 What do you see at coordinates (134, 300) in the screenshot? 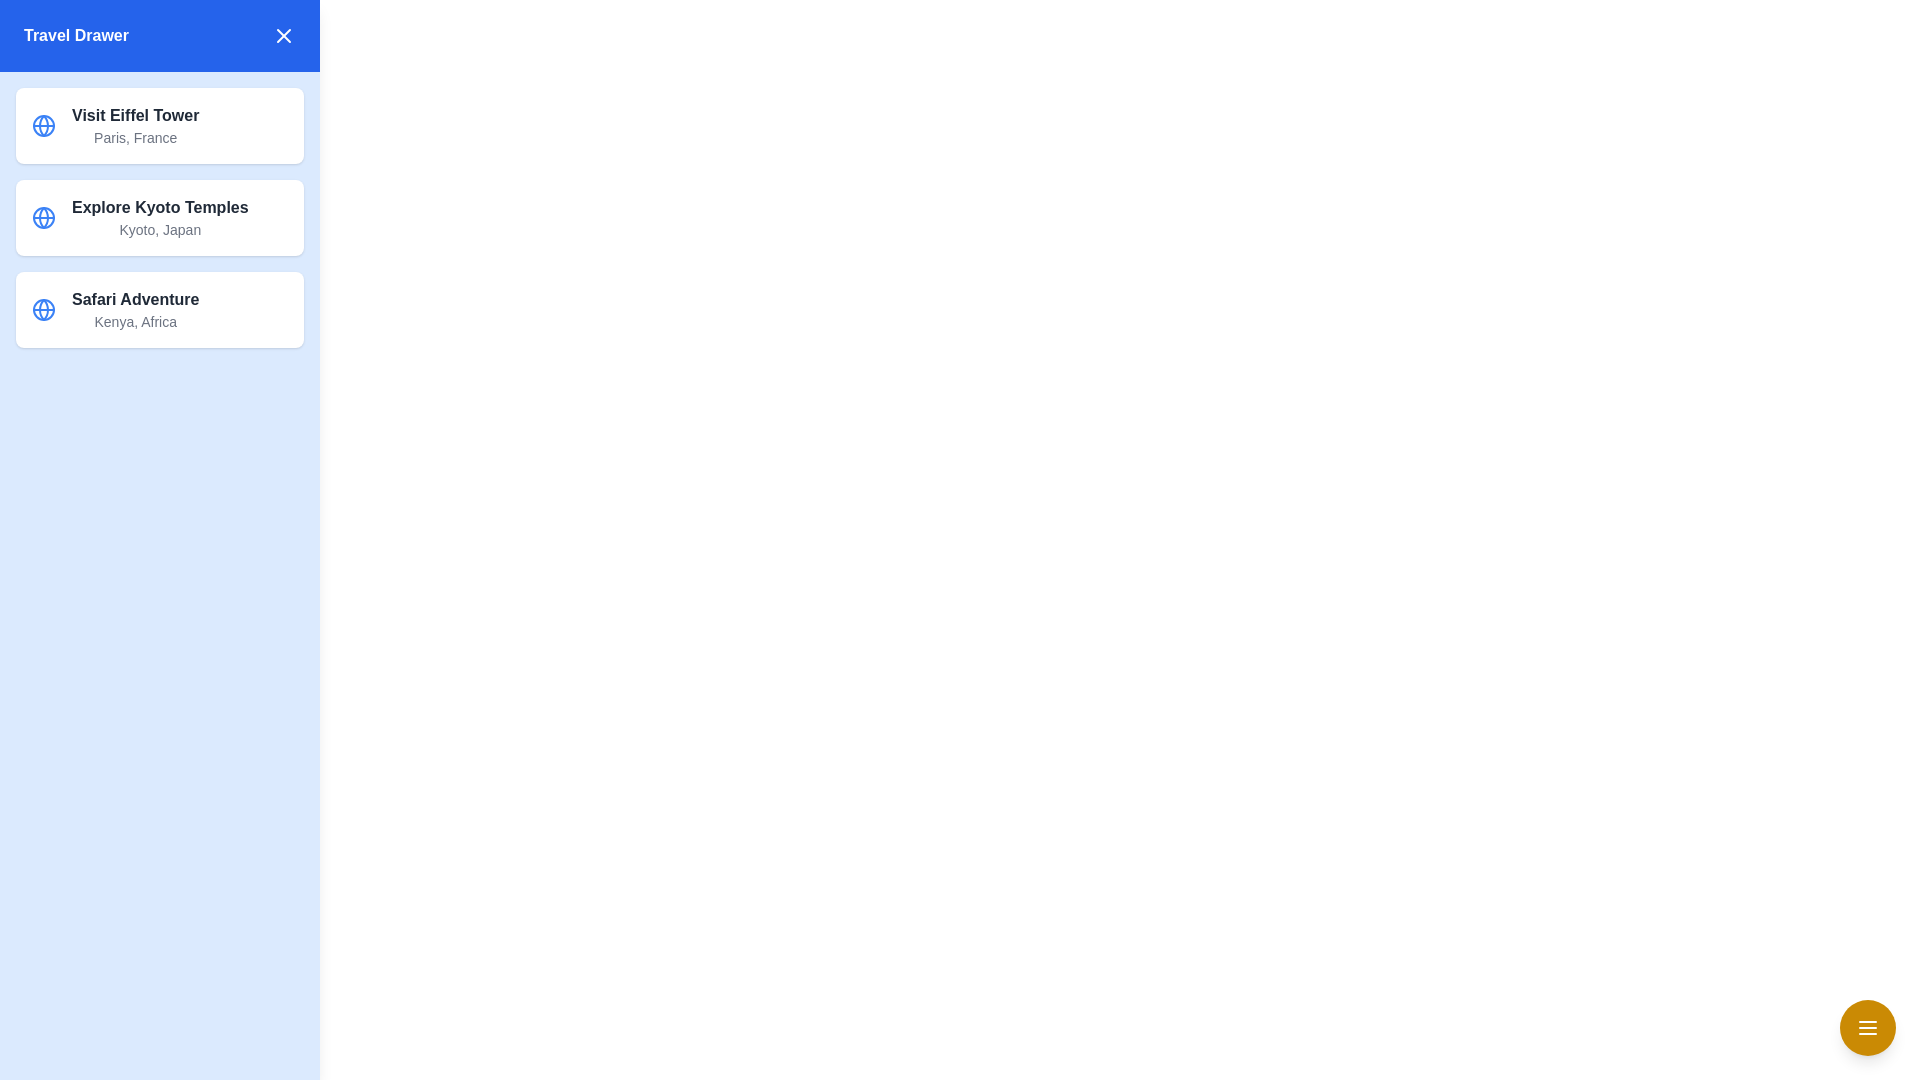
I see `text 'Safari Adventure' which is the title of the third entry in the left-aligned Travel Drawer` at bounding box center [134, 300].